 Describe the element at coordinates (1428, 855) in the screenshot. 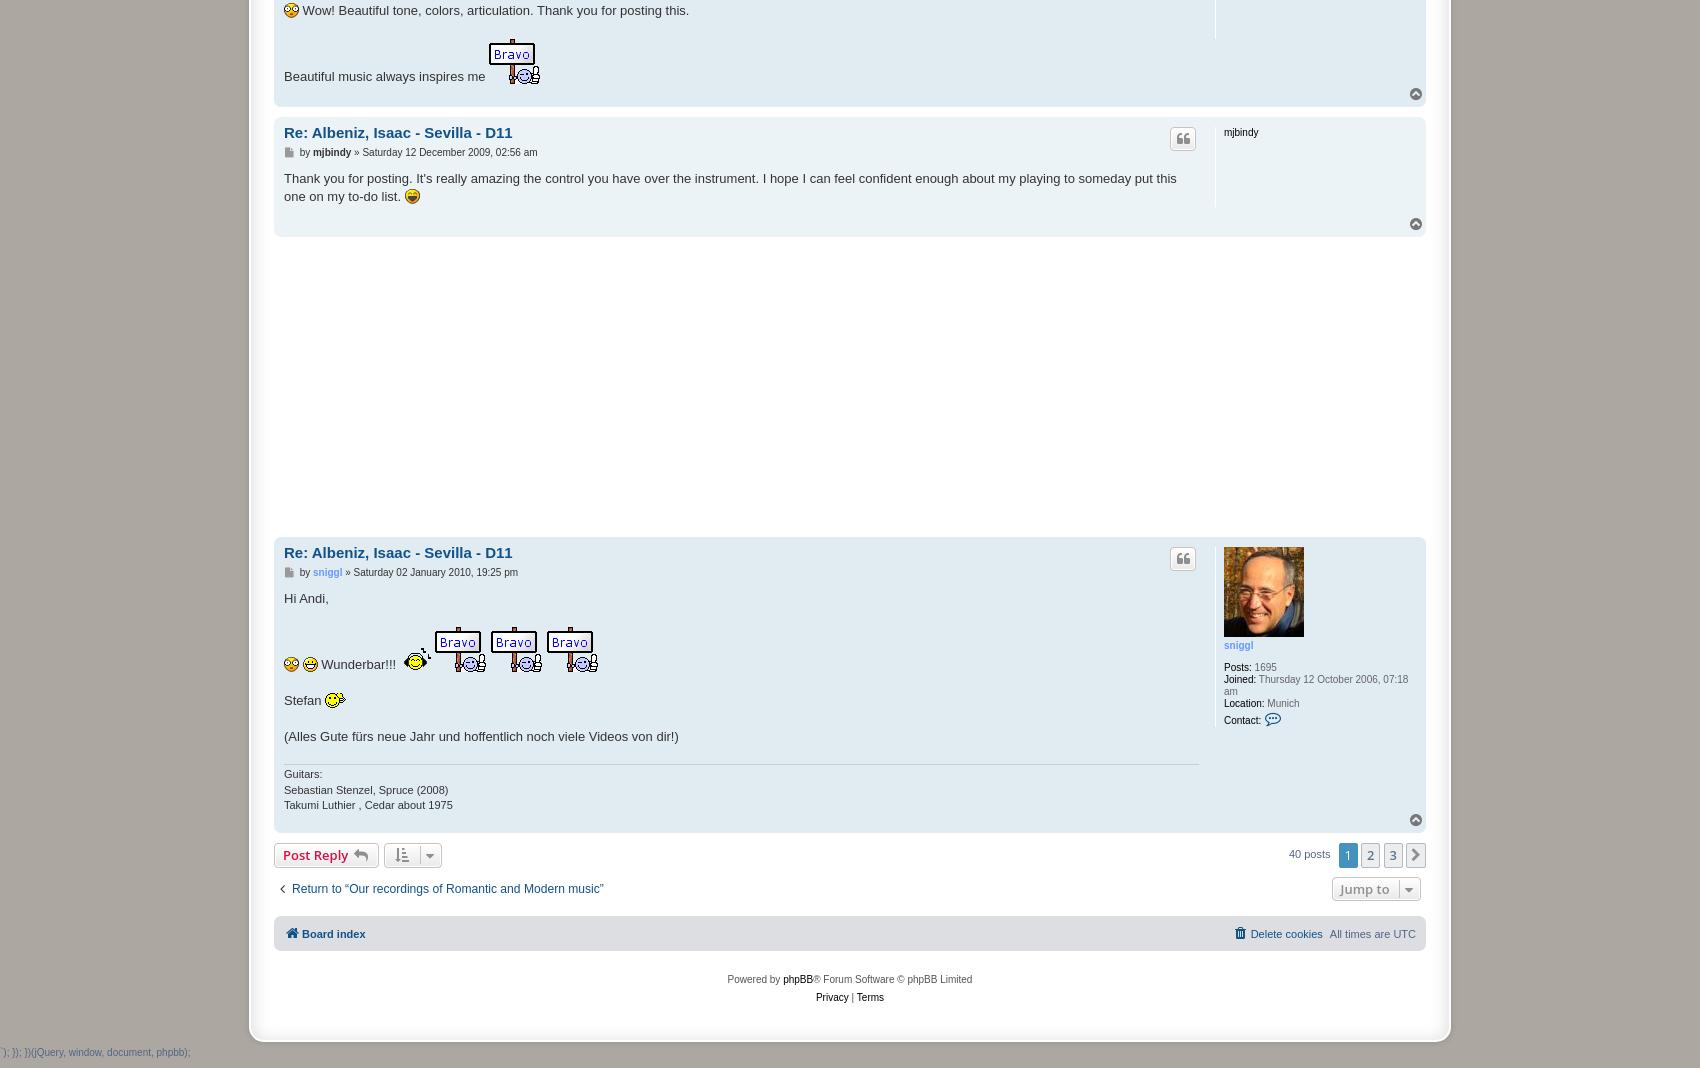

I see `'Next'` at that location.